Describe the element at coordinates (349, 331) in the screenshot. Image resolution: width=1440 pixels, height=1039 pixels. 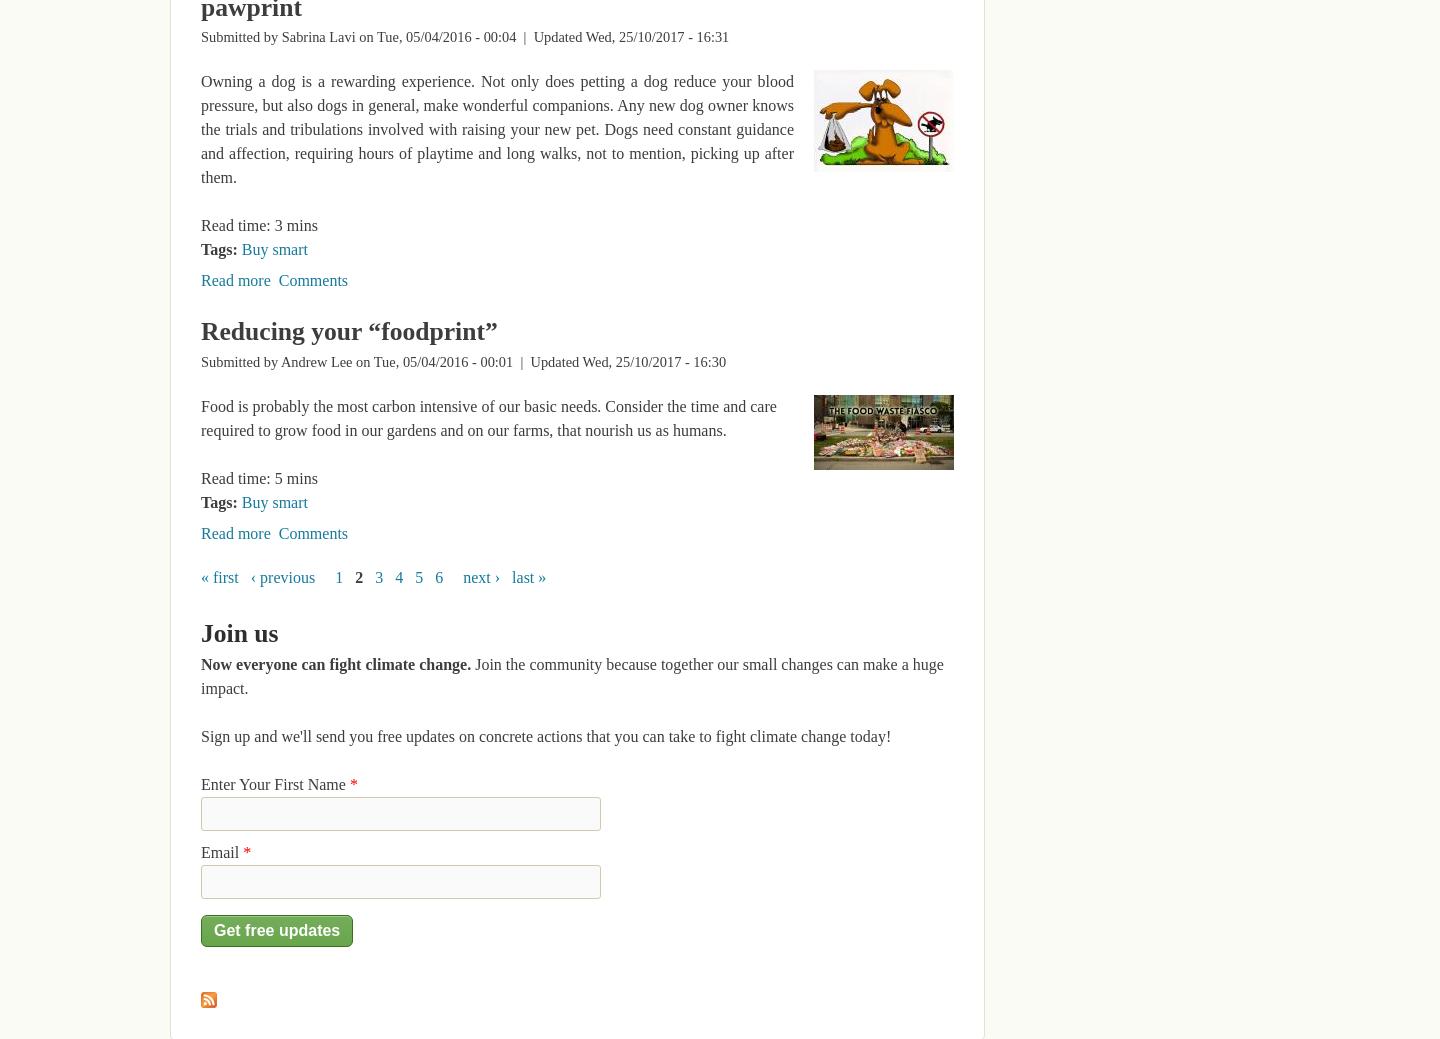
I see `'Reducing your “foodprint”'` at that location.